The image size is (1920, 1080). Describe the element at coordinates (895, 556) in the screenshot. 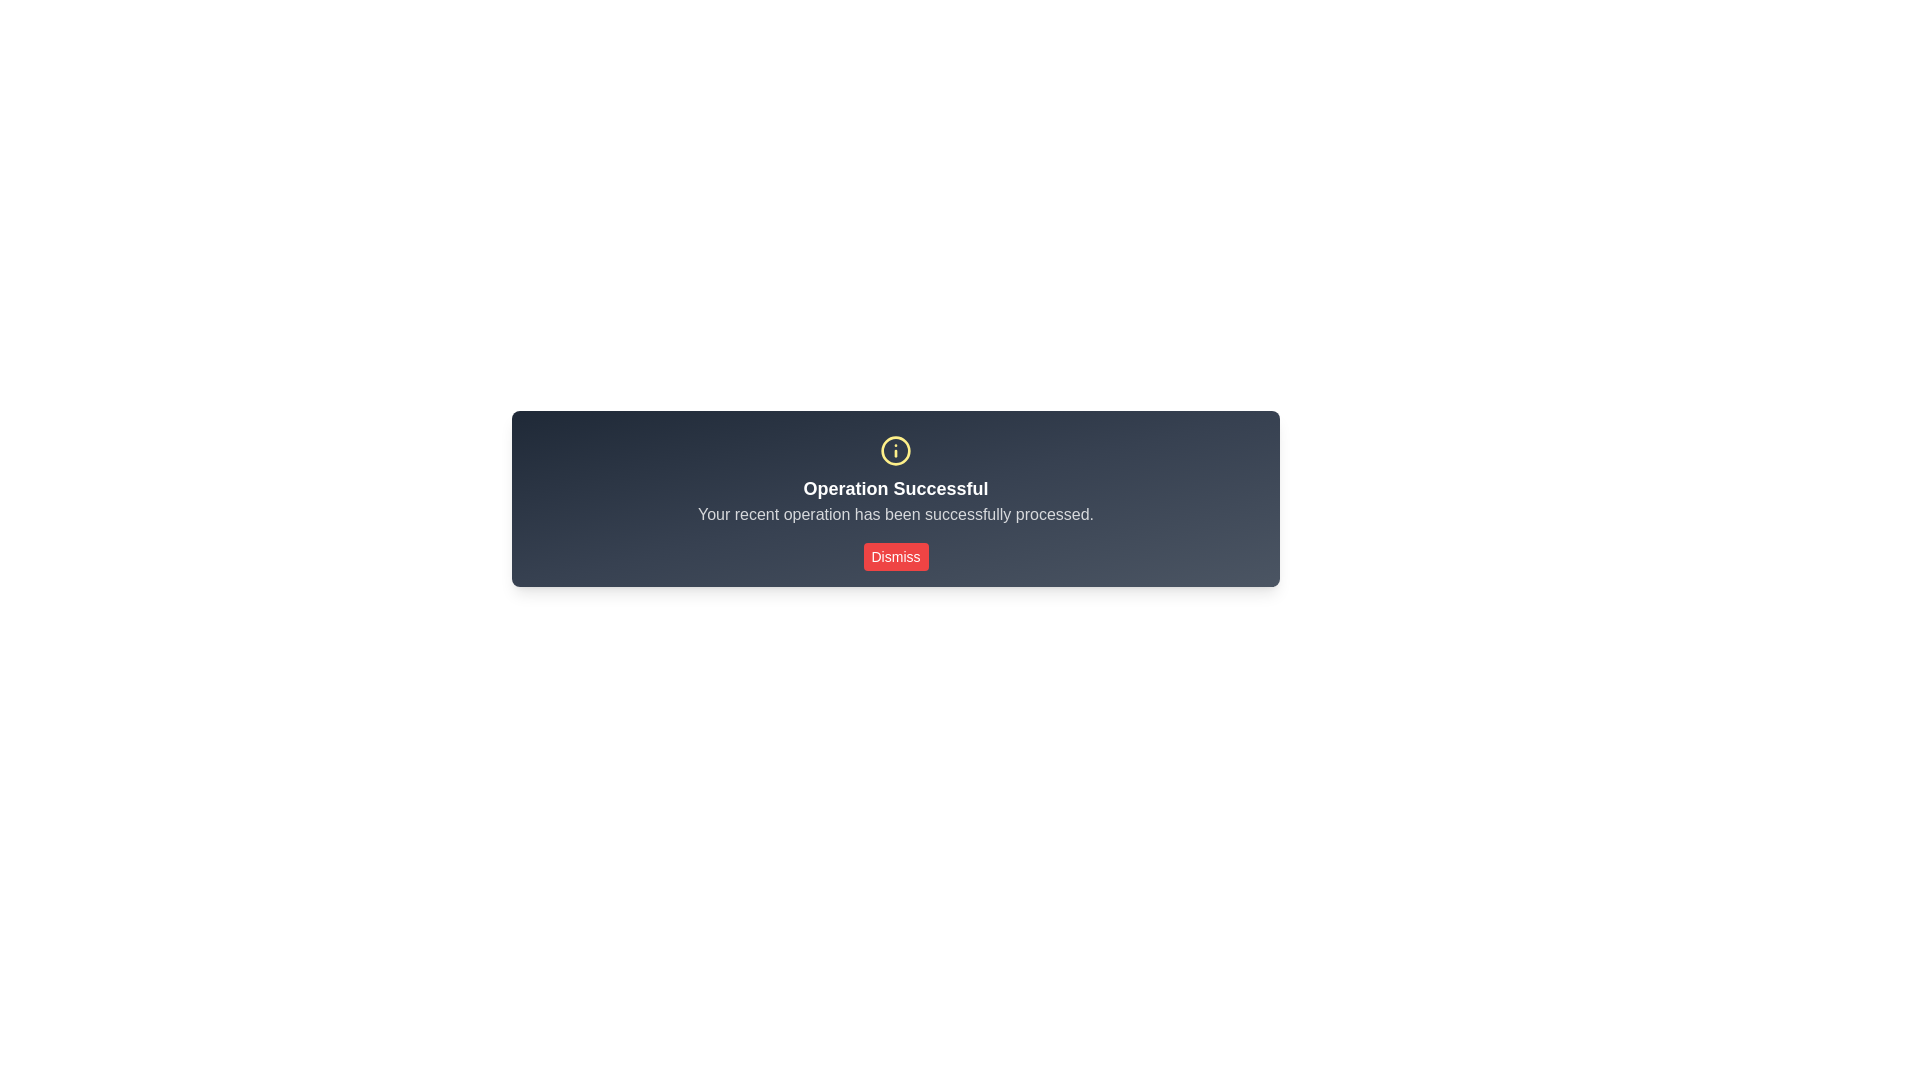

I see `'Dismiss' button to hide the alert` at that location.